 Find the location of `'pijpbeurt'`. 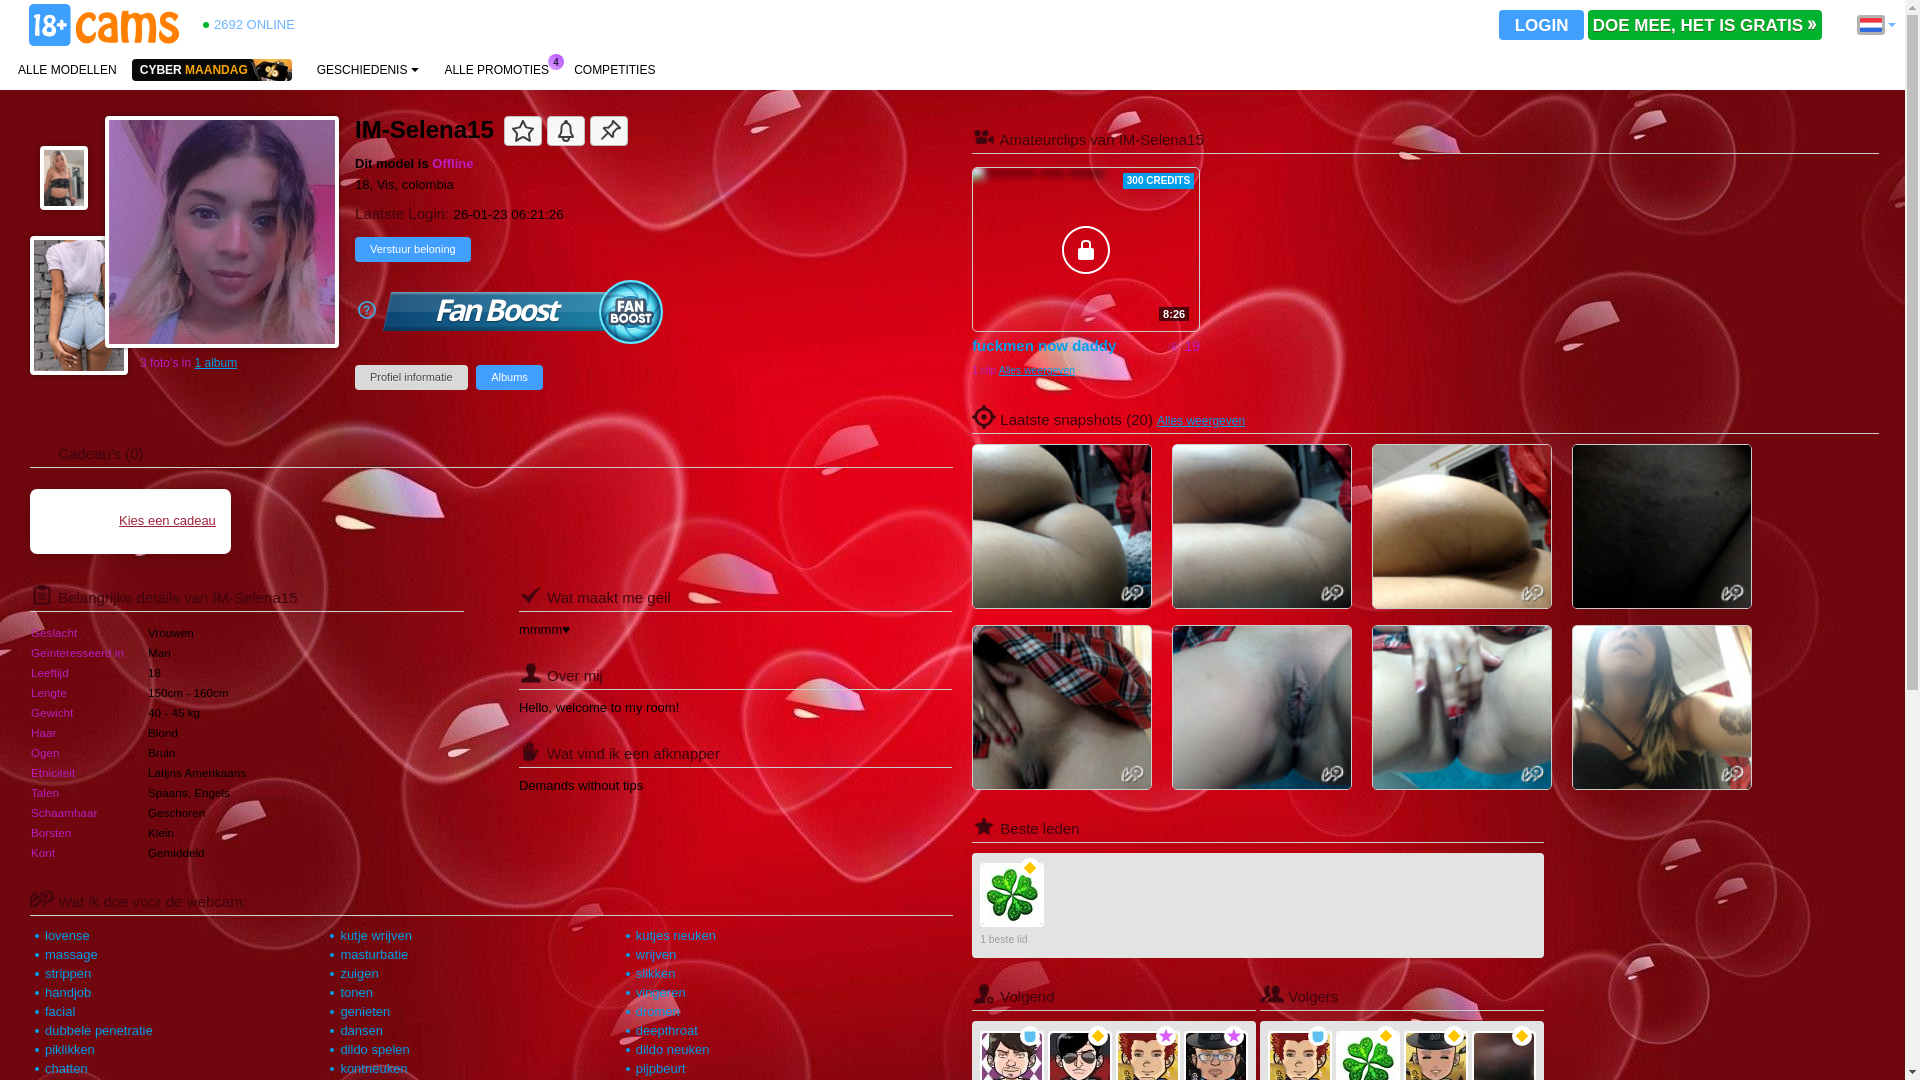

'pijpbeurt' is located at coordinates (661, 1067).